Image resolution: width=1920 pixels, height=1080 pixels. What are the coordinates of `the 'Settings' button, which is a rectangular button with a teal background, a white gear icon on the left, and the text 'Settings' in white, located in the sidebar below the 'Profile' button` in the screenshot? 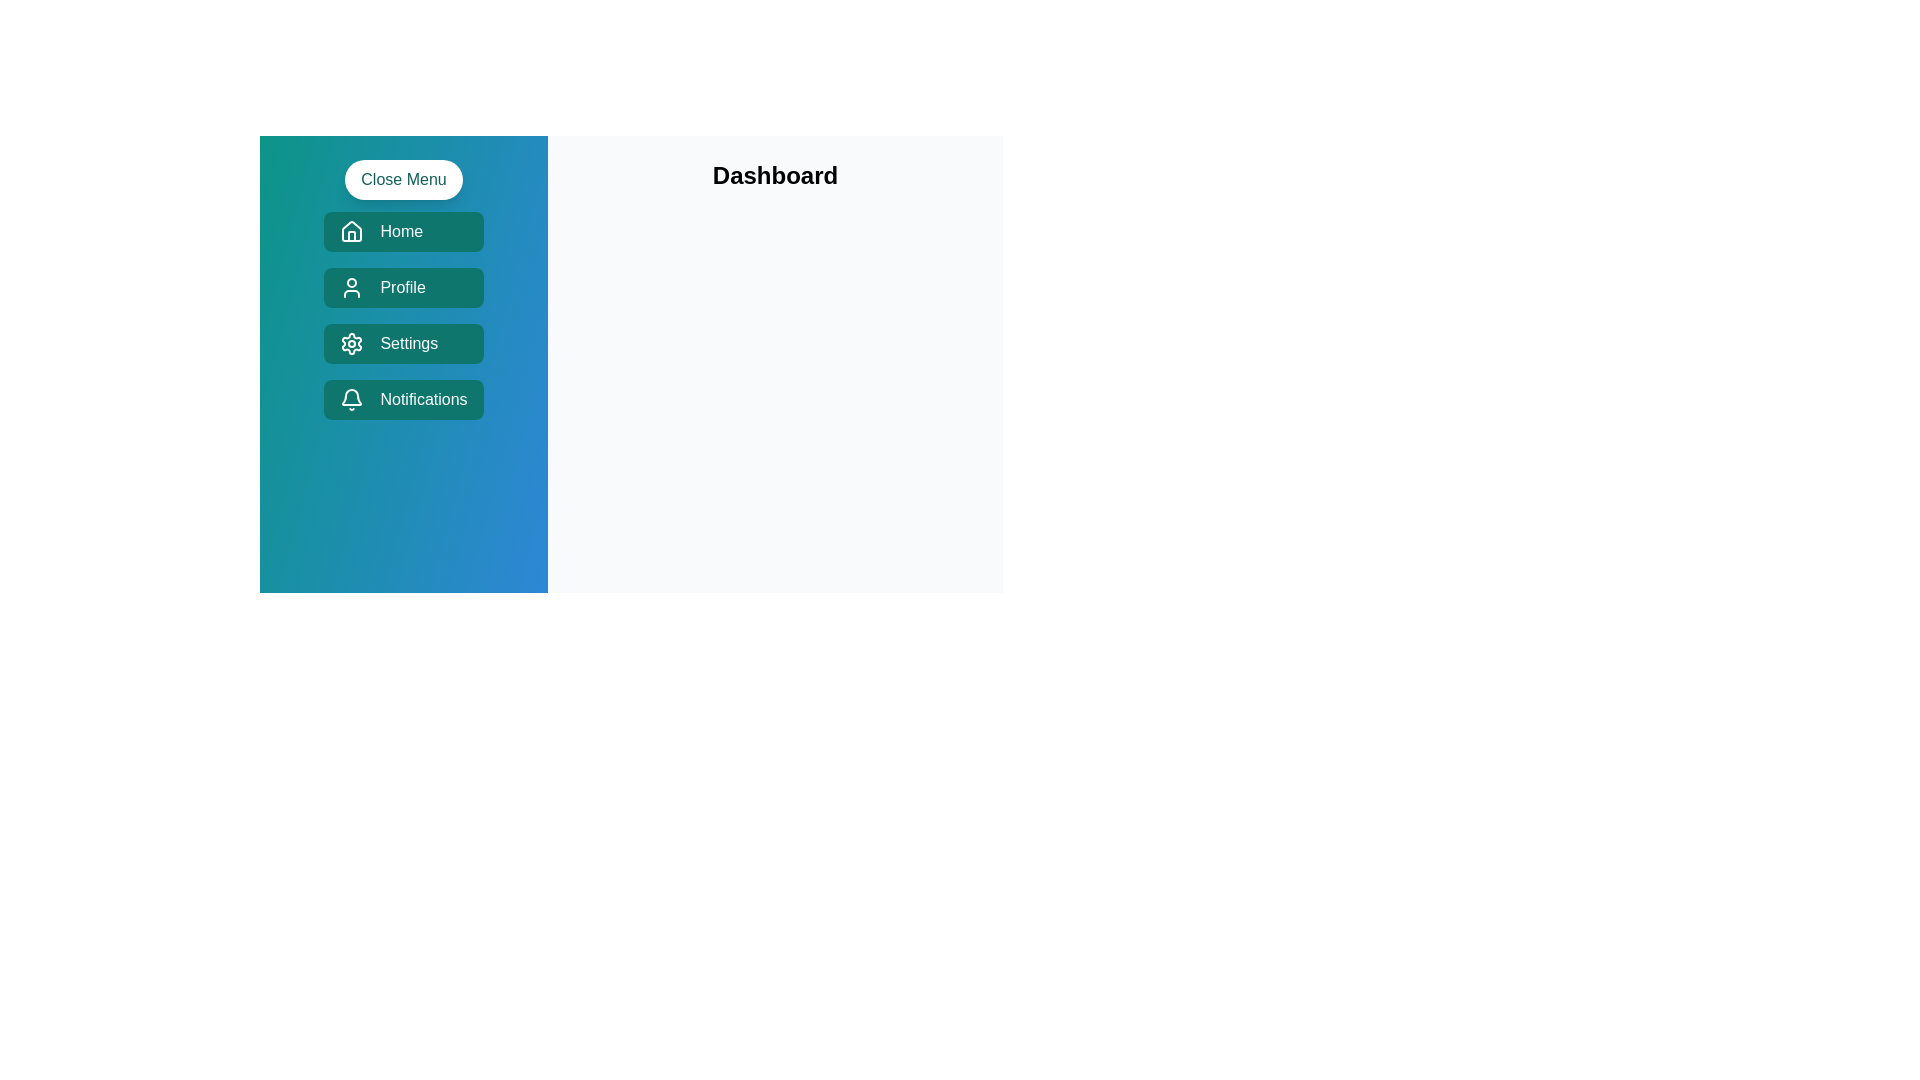 It's located at (402, 342).